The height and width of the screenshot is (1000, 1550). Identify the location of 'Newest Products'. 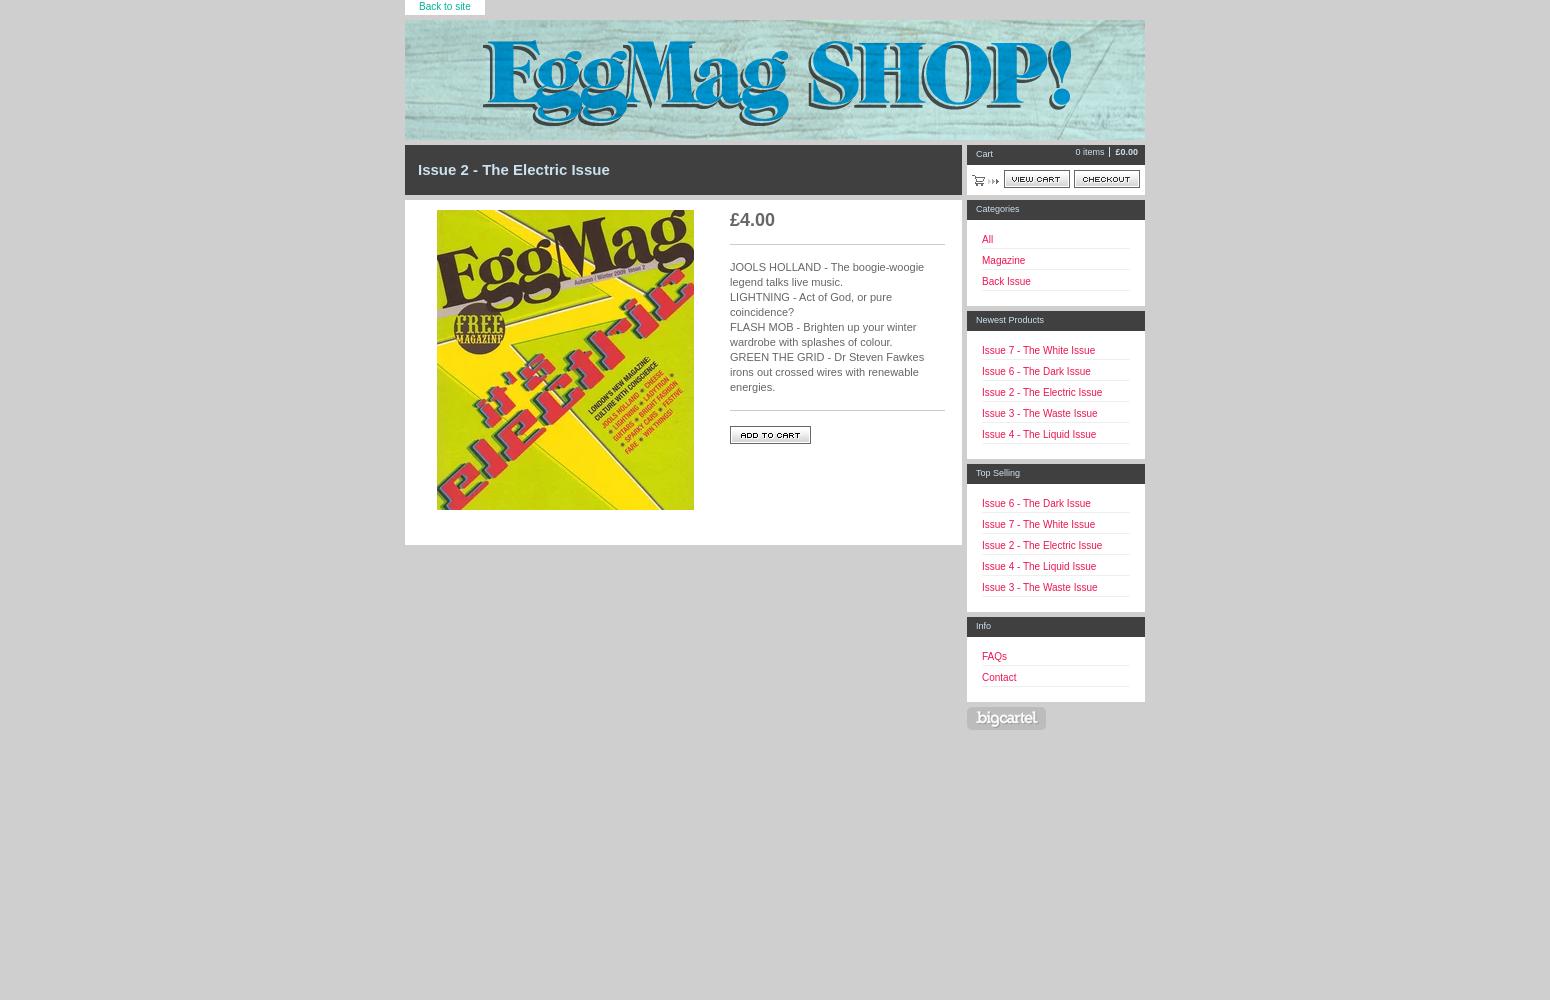
(1009, 319).